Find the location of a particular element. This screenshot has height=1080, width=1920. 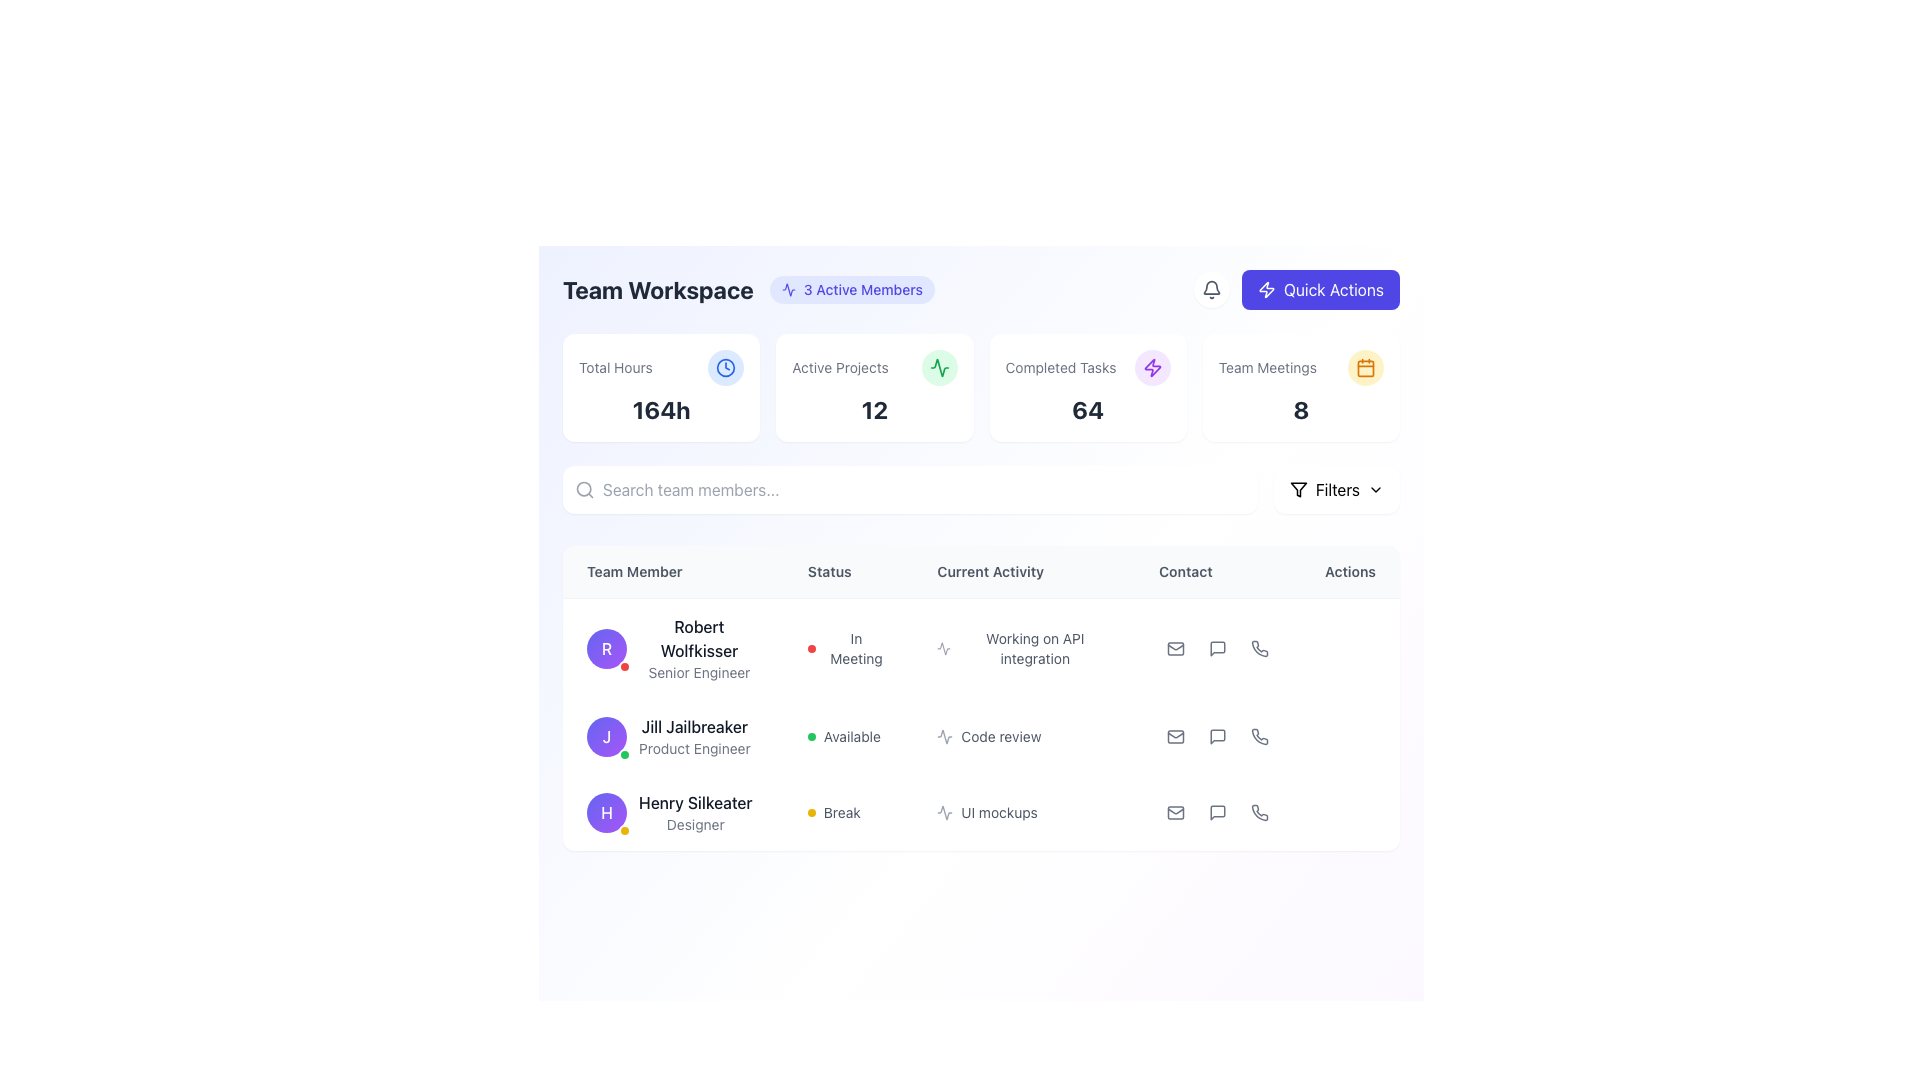

the small gray mail icon, styled with a minimalist vector design, located in the 'Contact' column for 'Robert Wolfkisser' to initiate an email action is located at coordinates (1176, 648).